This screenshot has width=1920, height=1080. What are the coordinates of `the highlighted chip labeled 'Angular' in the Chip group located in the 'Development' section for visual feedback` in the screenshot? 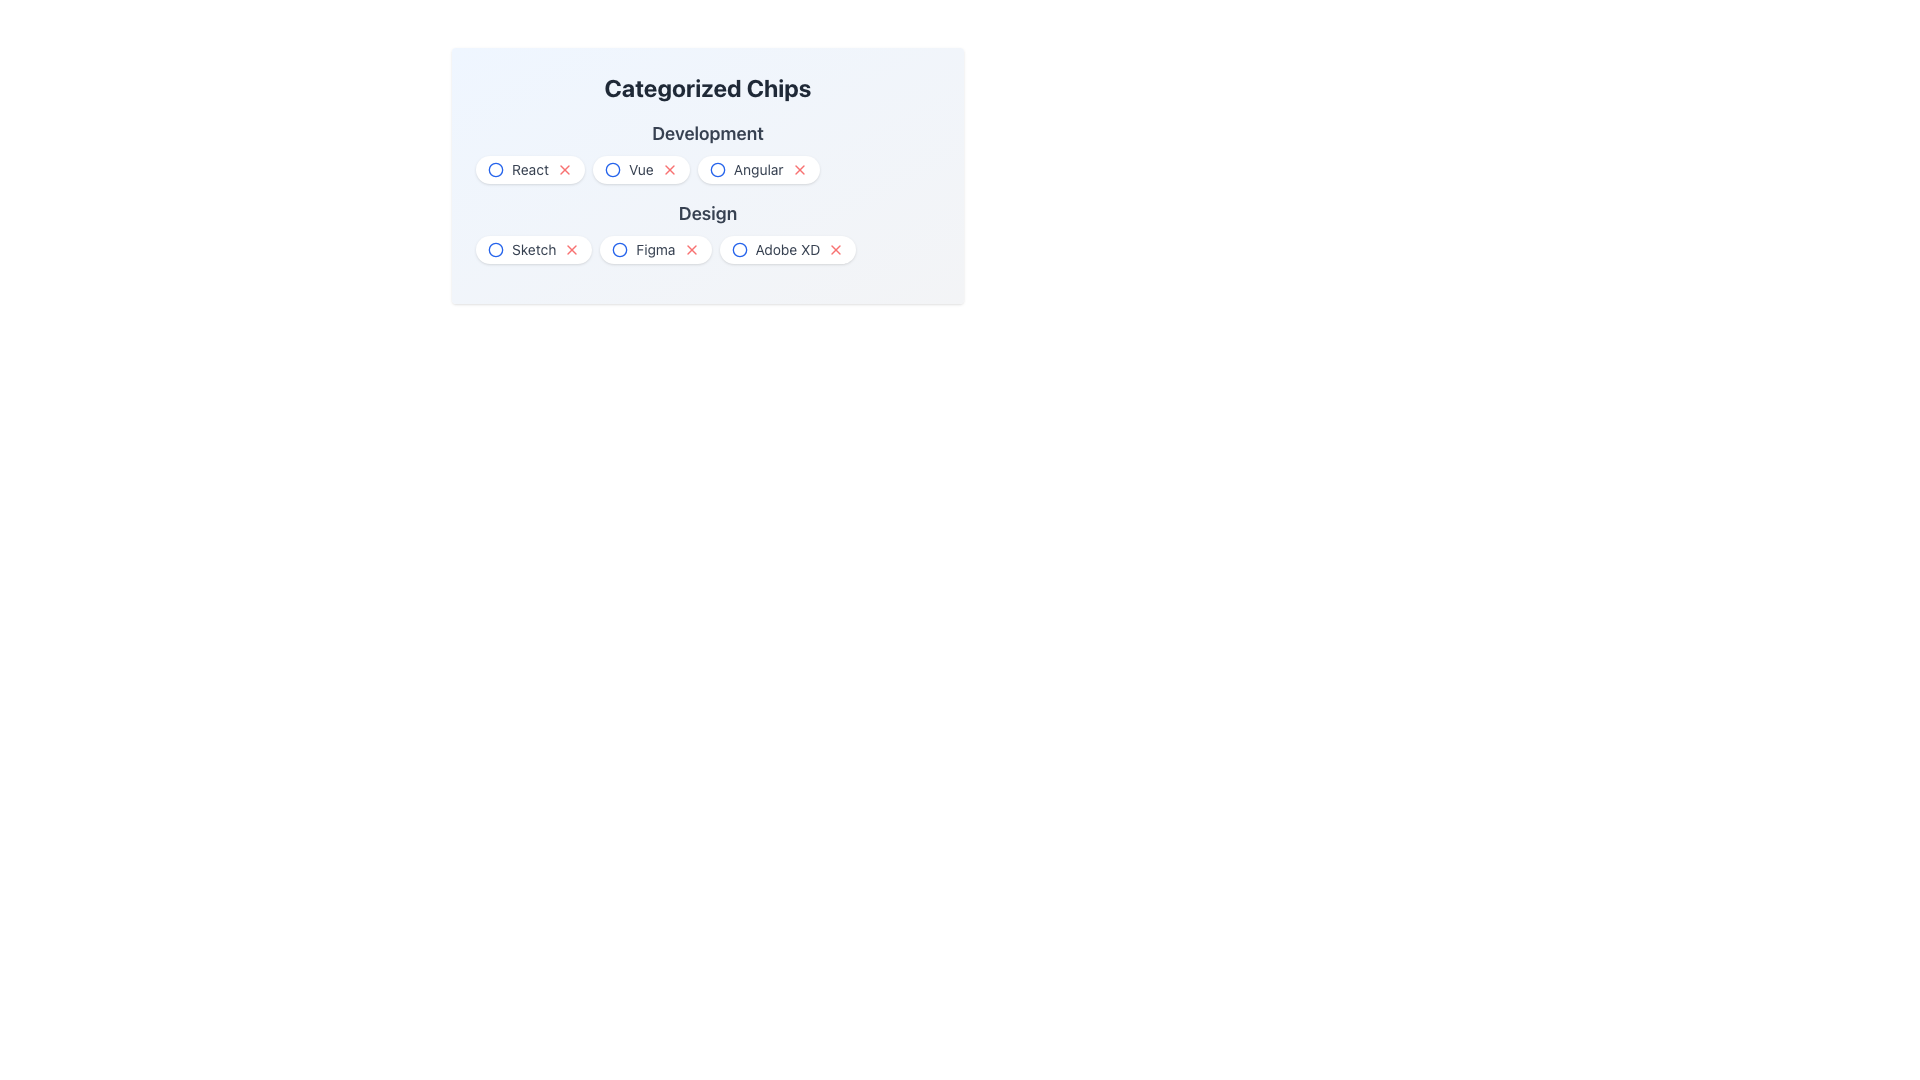 It's located at (708, 168).